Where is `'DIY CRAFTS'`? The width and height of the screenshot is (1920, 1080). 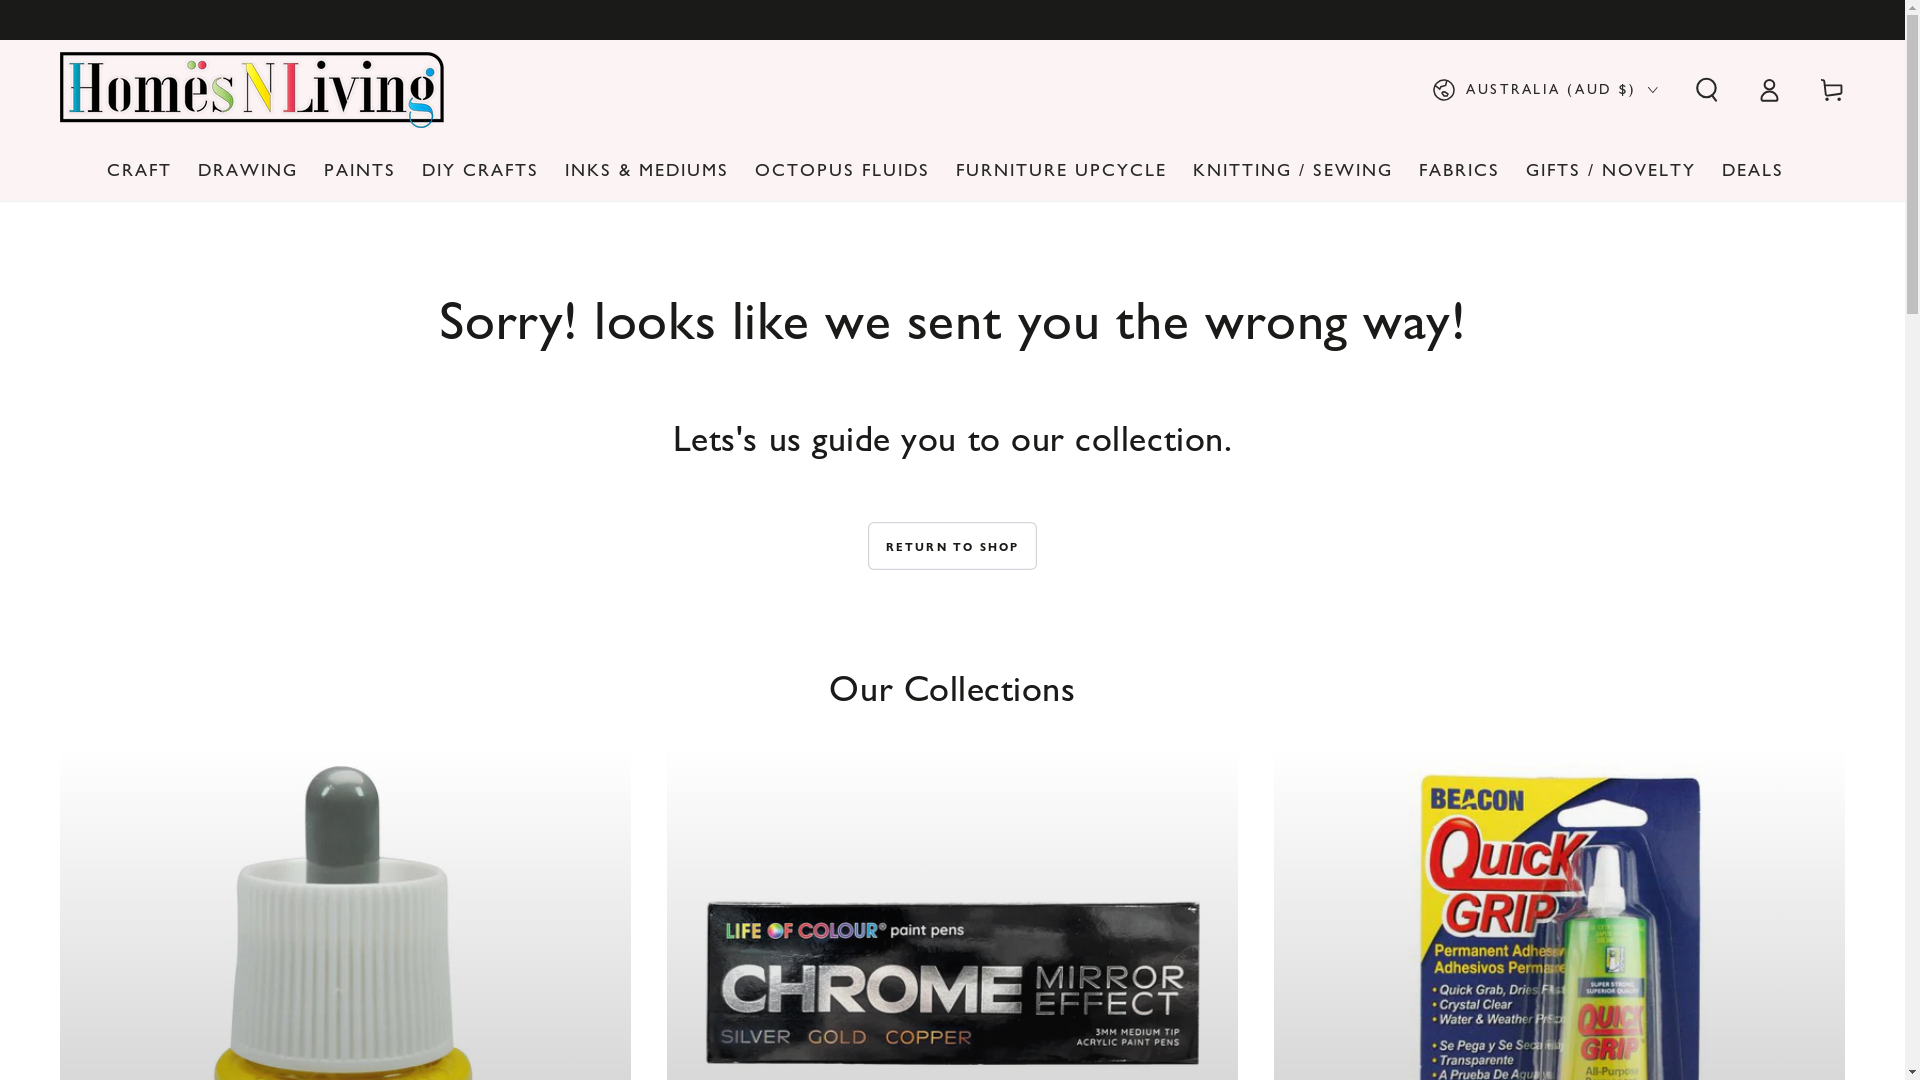 'DIY CRAFTS' is located at coordinates (480, 169).